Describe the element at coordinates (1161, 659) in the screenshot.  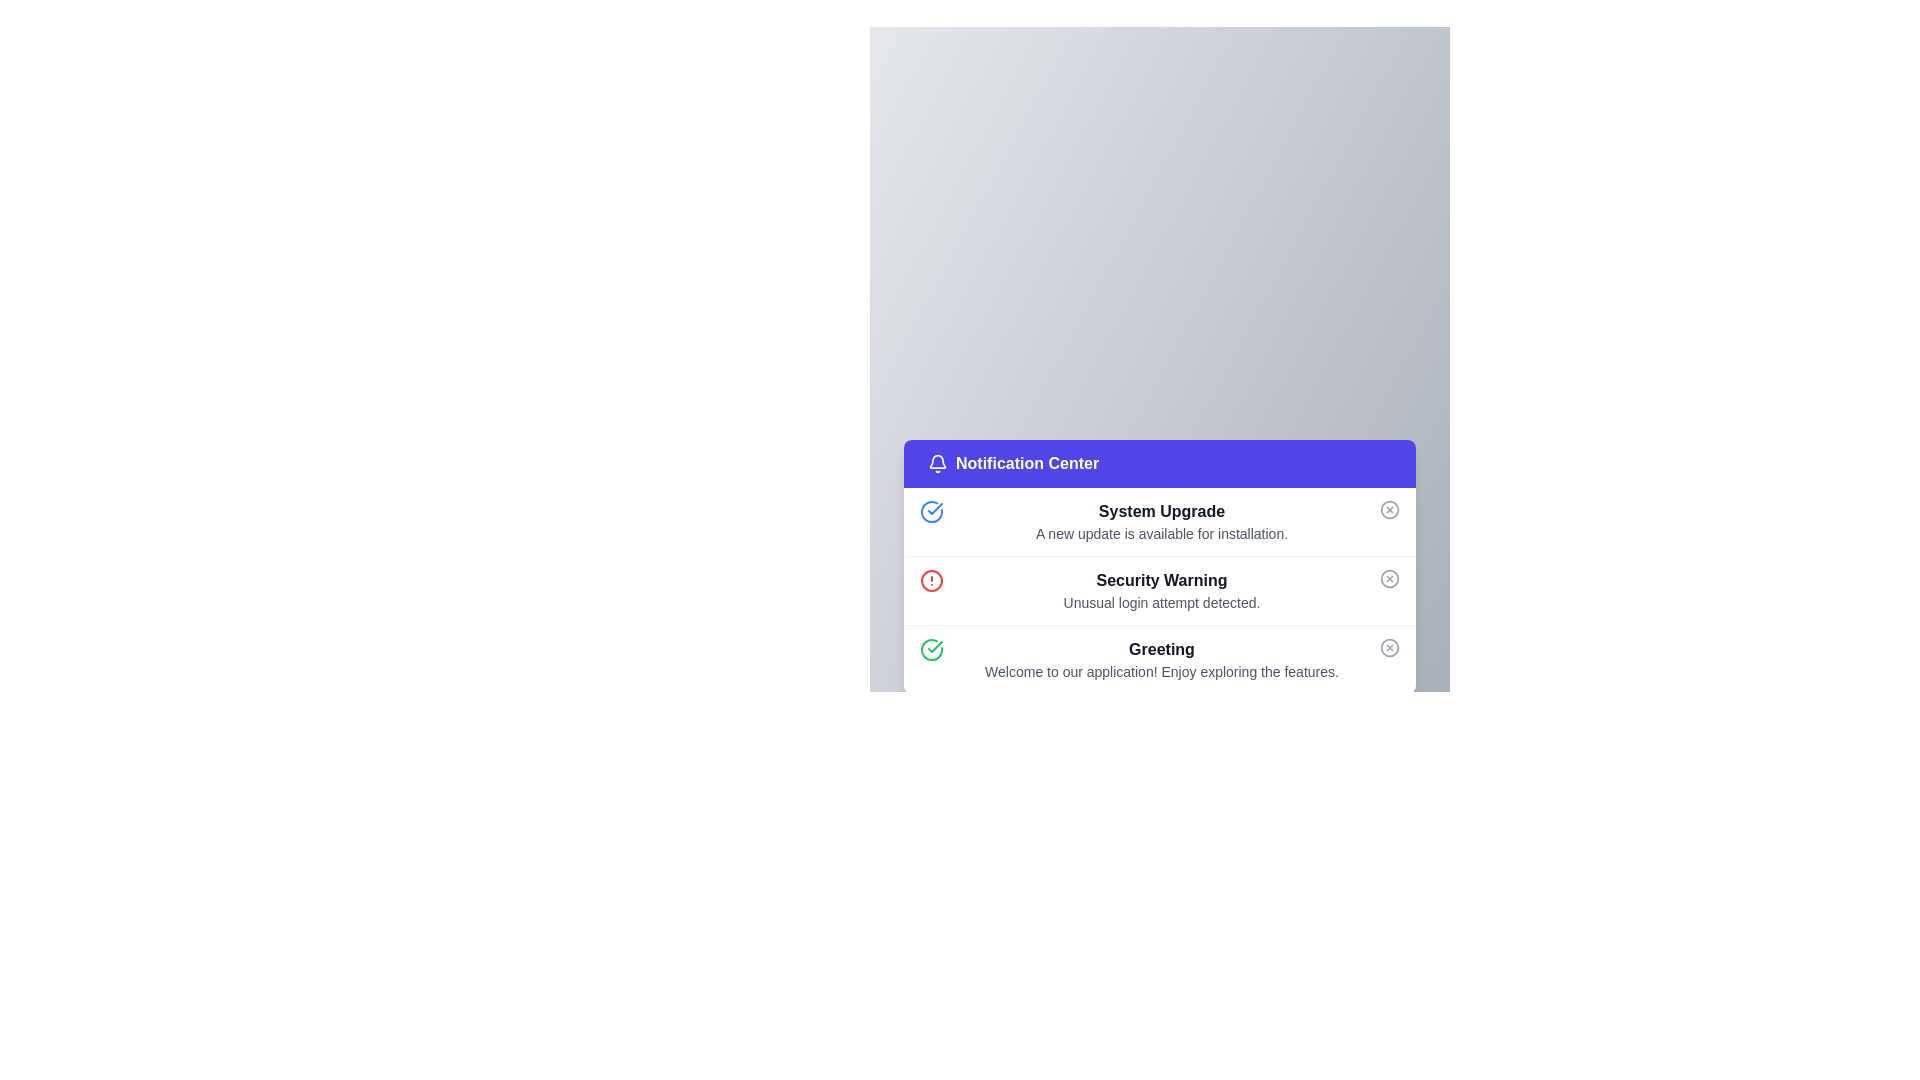
I see `the Text display area that shows a greeting message, positioned as the third entry in the notification list within the panel` at that location.